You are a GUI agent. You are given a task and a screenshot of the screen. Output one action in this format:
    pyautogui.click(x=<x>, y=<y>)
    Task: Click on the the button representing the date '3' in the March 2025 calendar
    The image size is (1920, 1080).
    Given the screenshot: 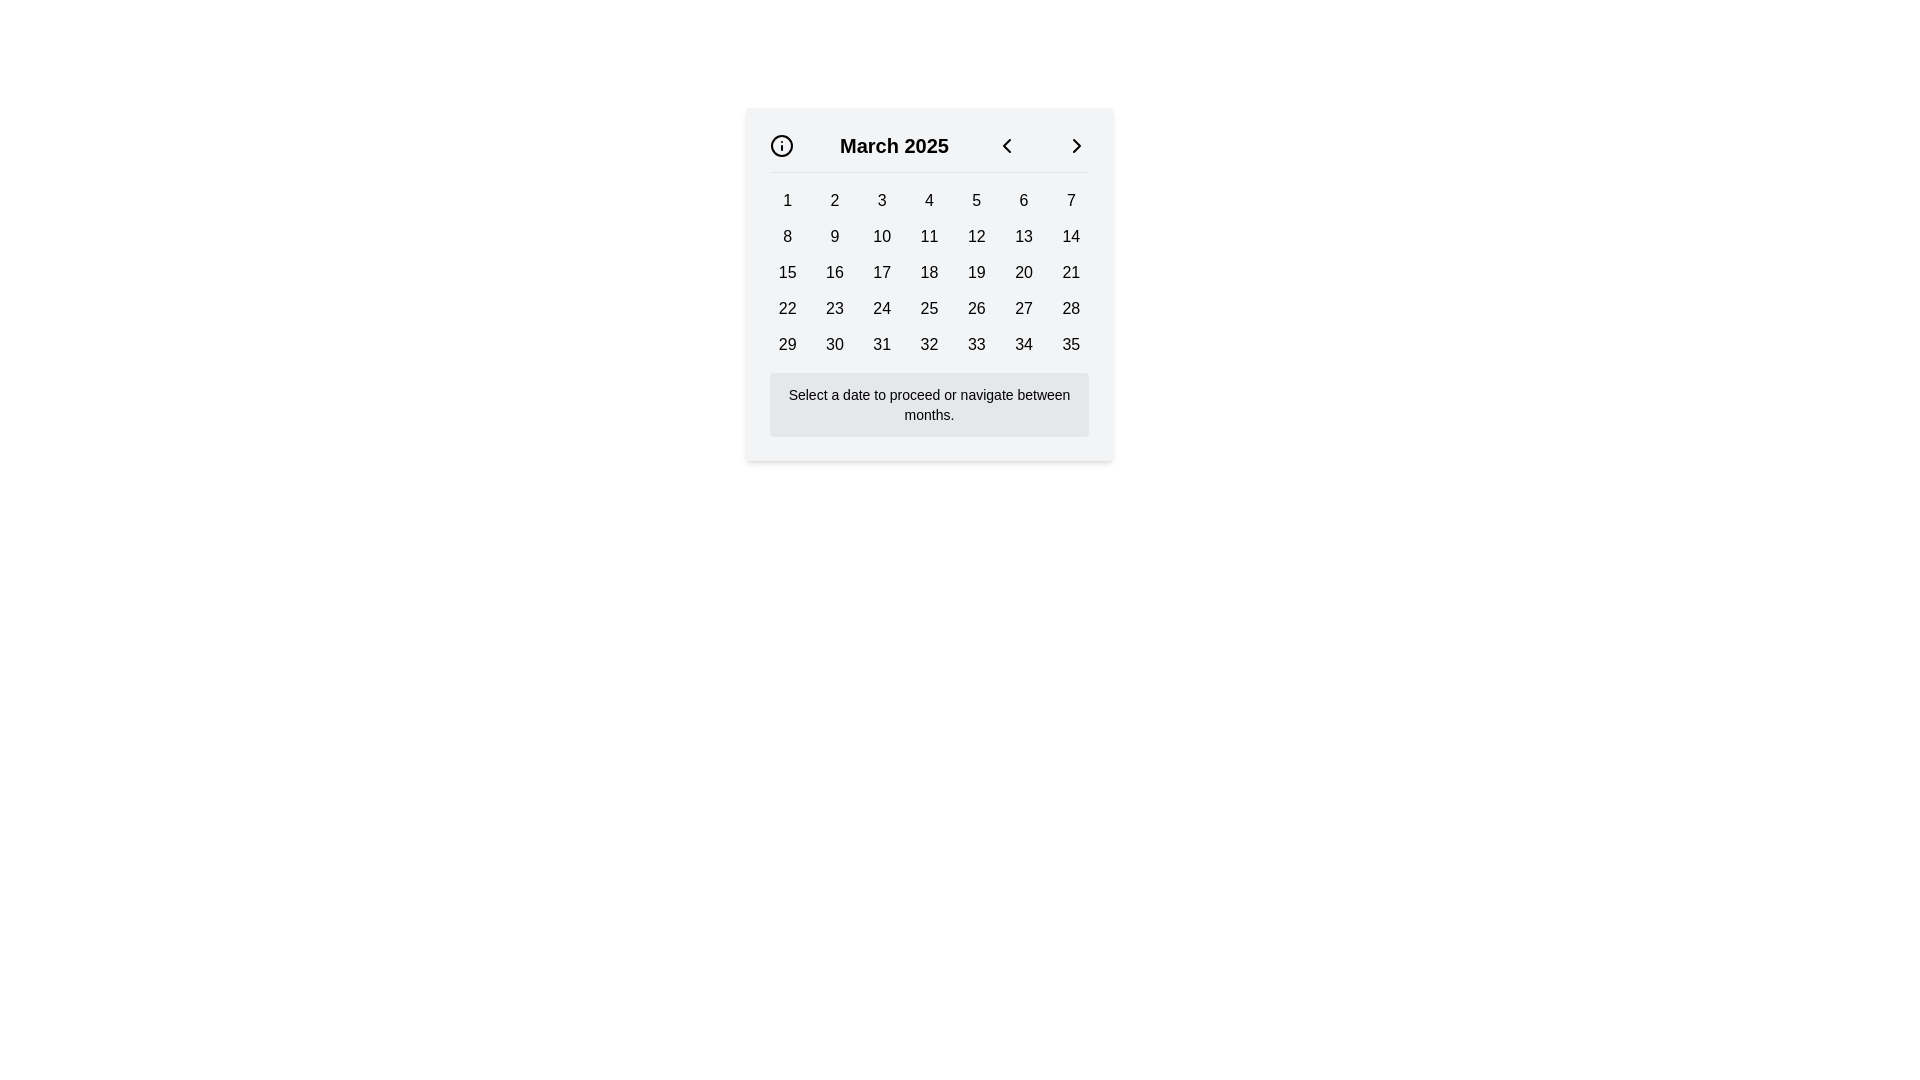 What is the action you would take?
    pyautogui.click(x=881, y=200)
    